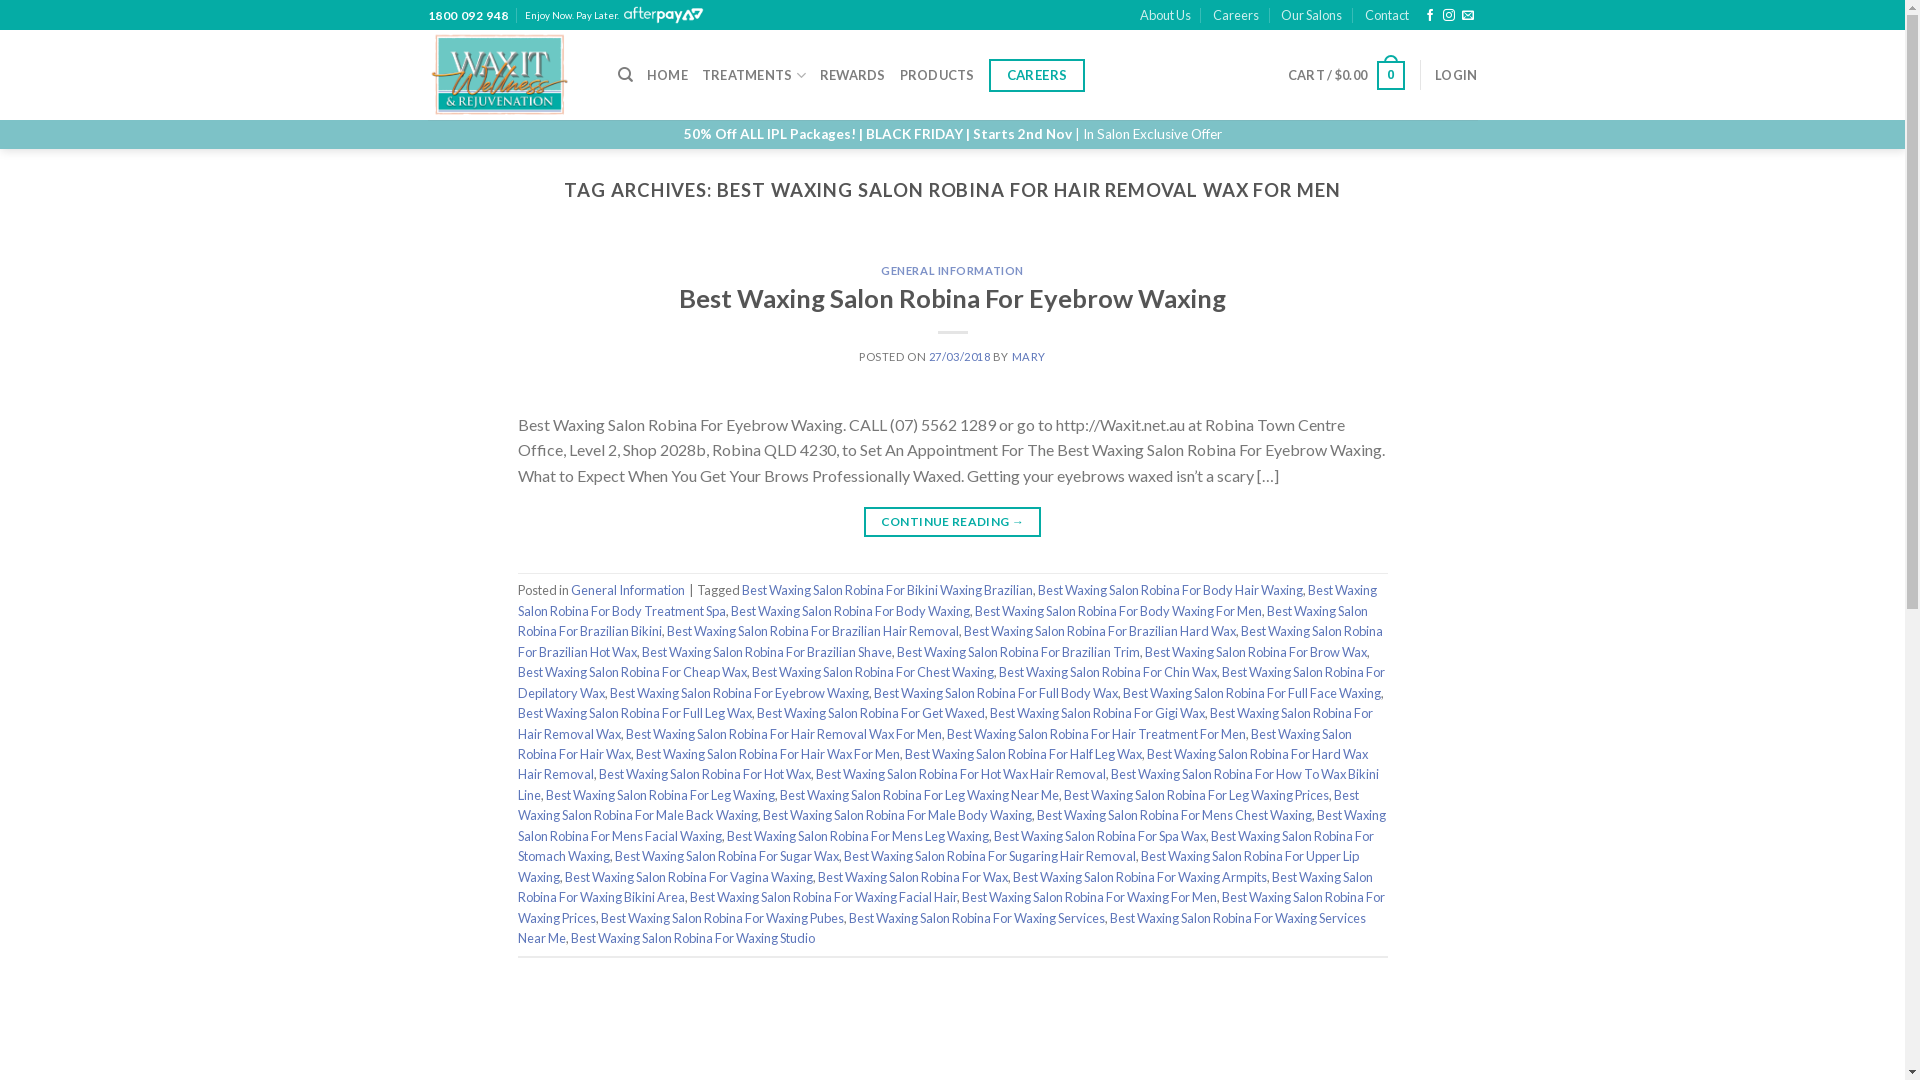 This screenshot has width=1920, height=1080. What do you see at coordinates (741, 589) in the screenshot?
I see `'Best Waxing Salon Robina For Bikini Waxing Brazilian'` at bounding box center [741, 589].